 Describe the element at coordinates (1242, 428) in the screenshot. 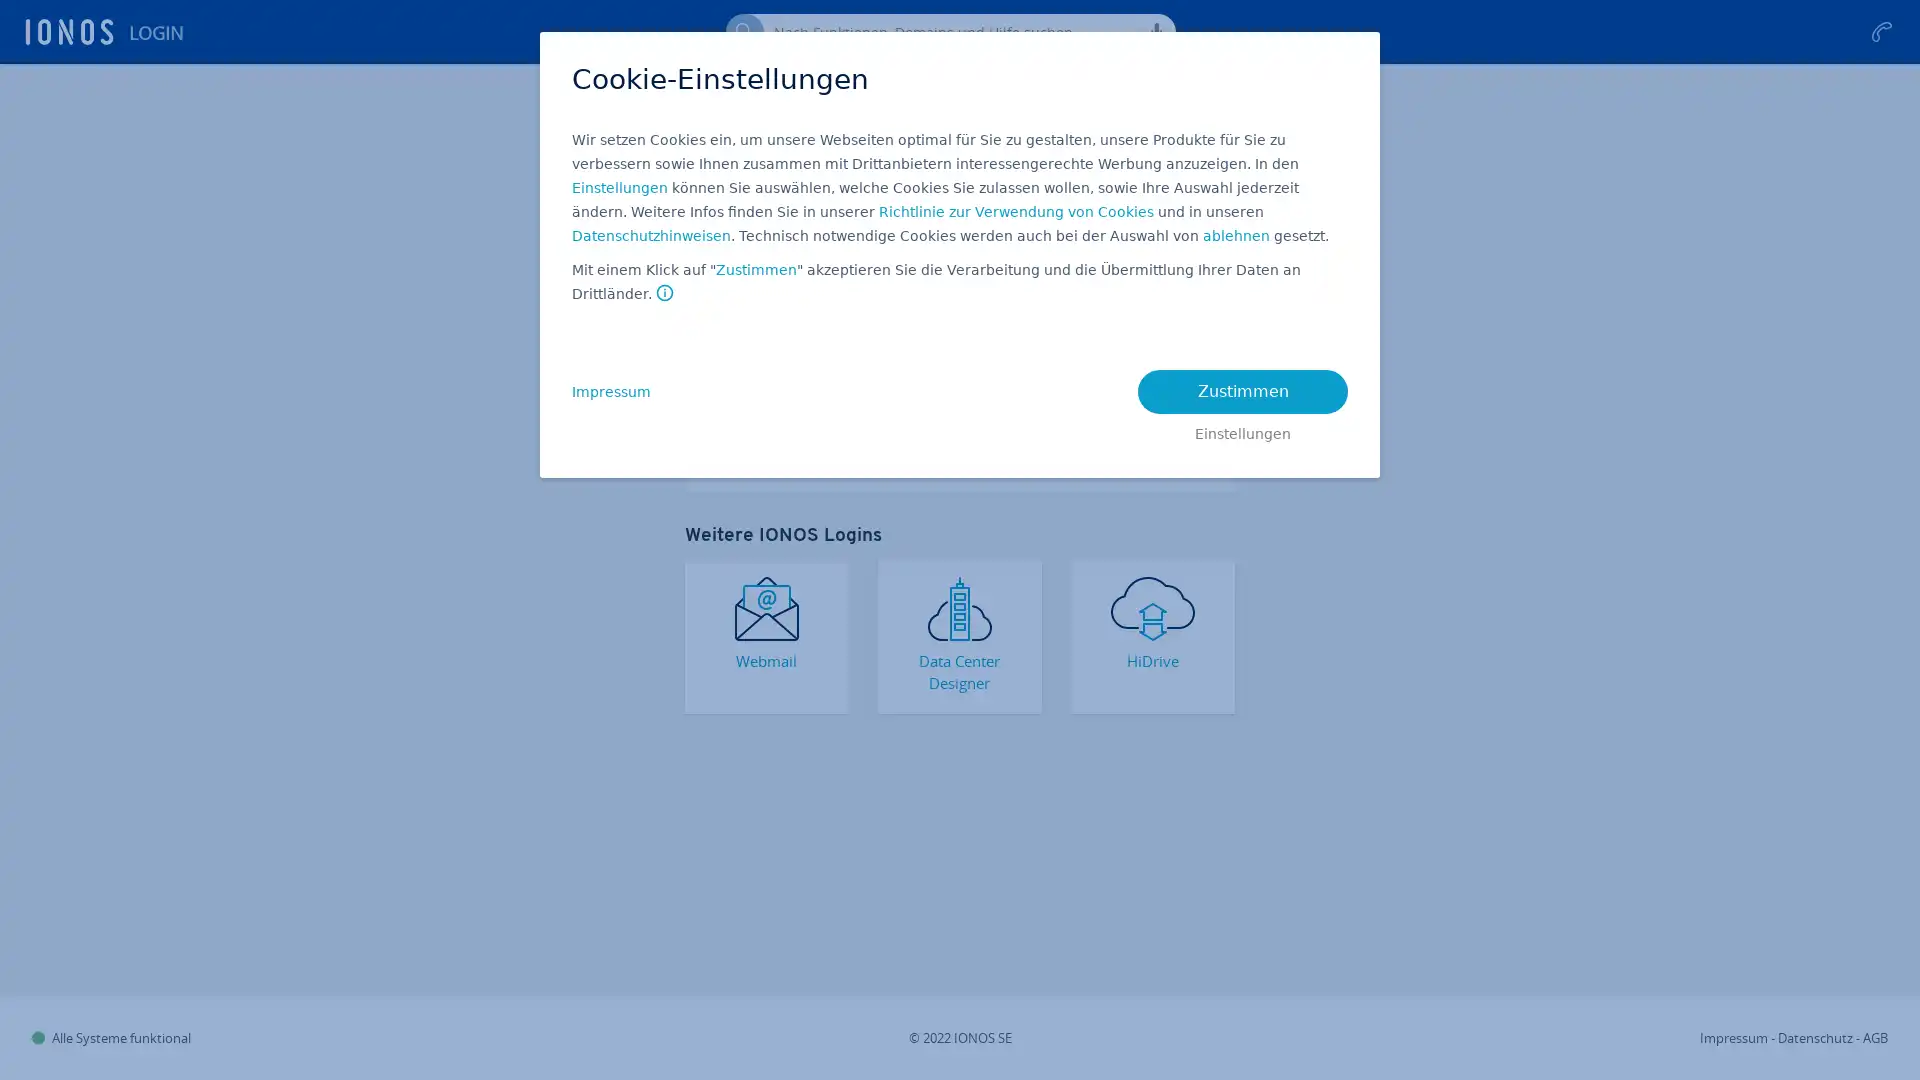

I see `Einstellungen` at that location.